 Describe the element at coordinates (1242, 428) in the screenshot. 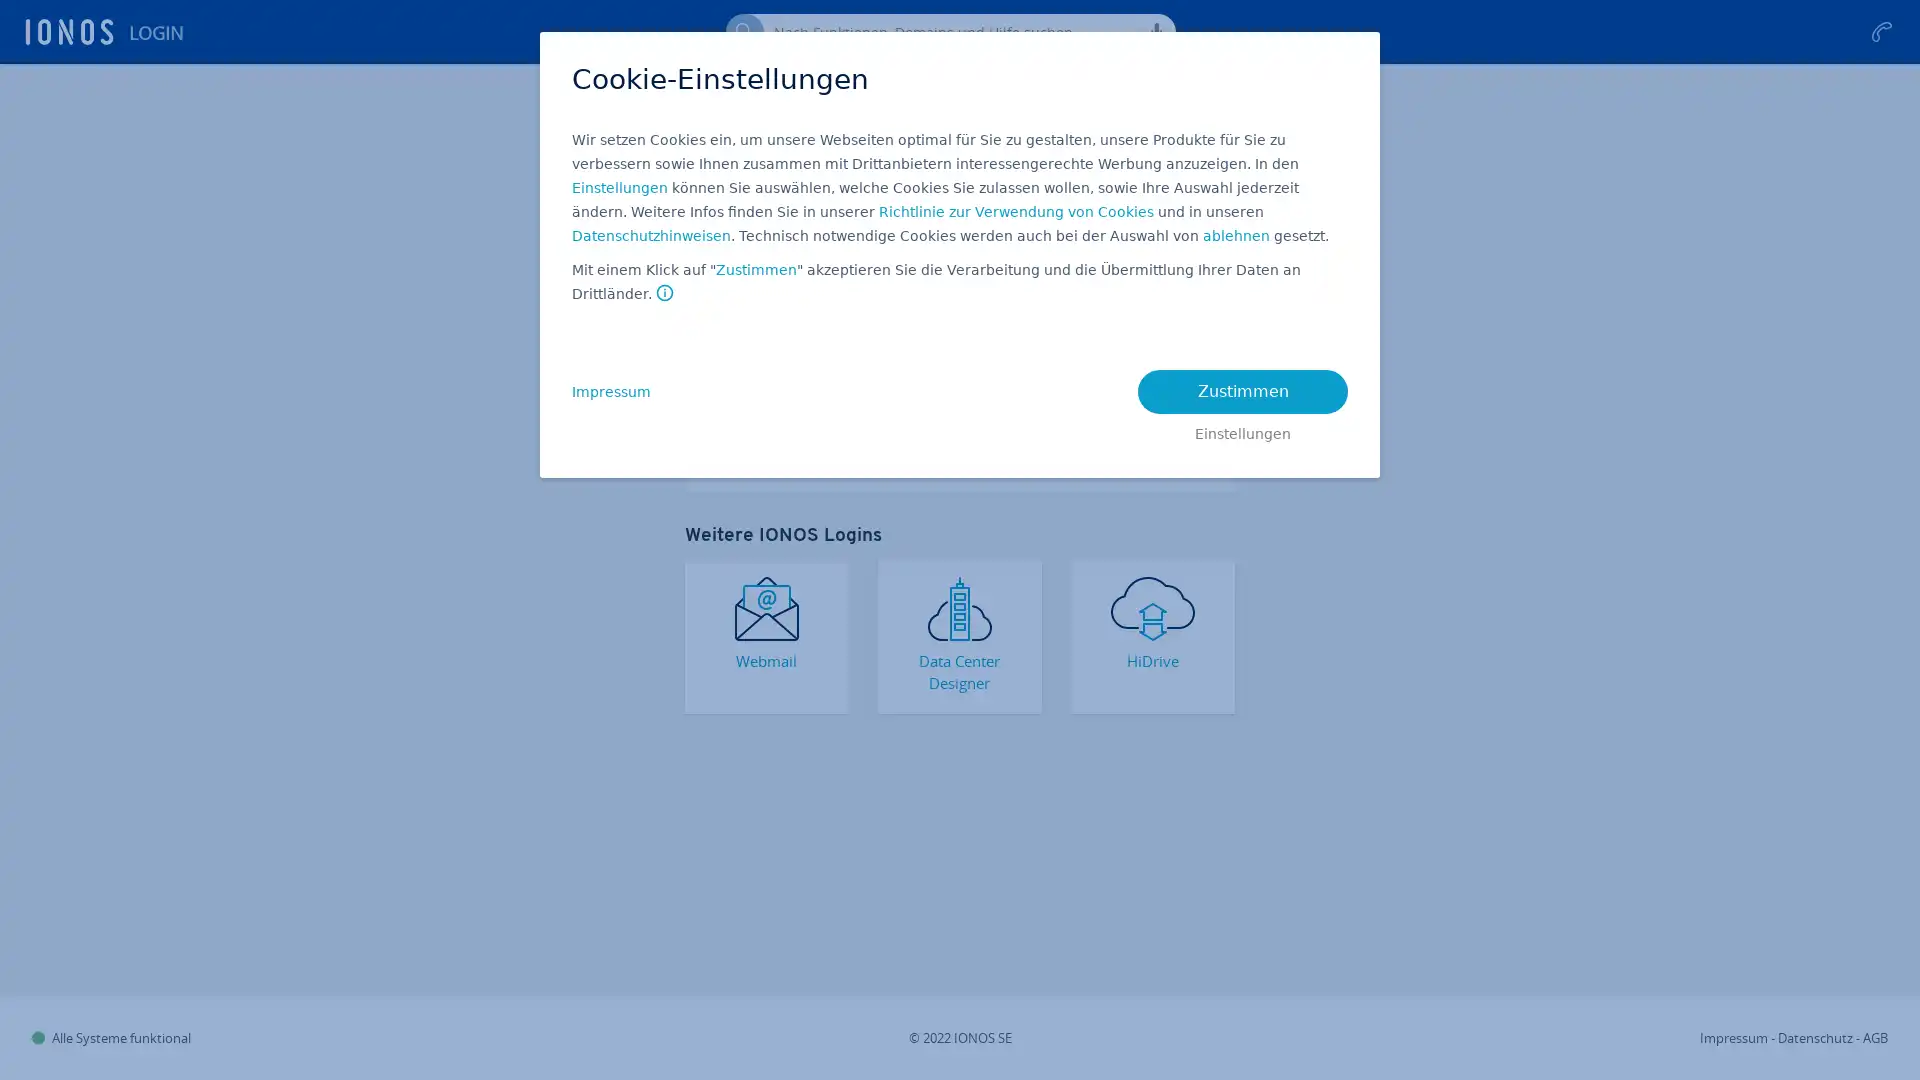

I see `Einstellungen` at that location.